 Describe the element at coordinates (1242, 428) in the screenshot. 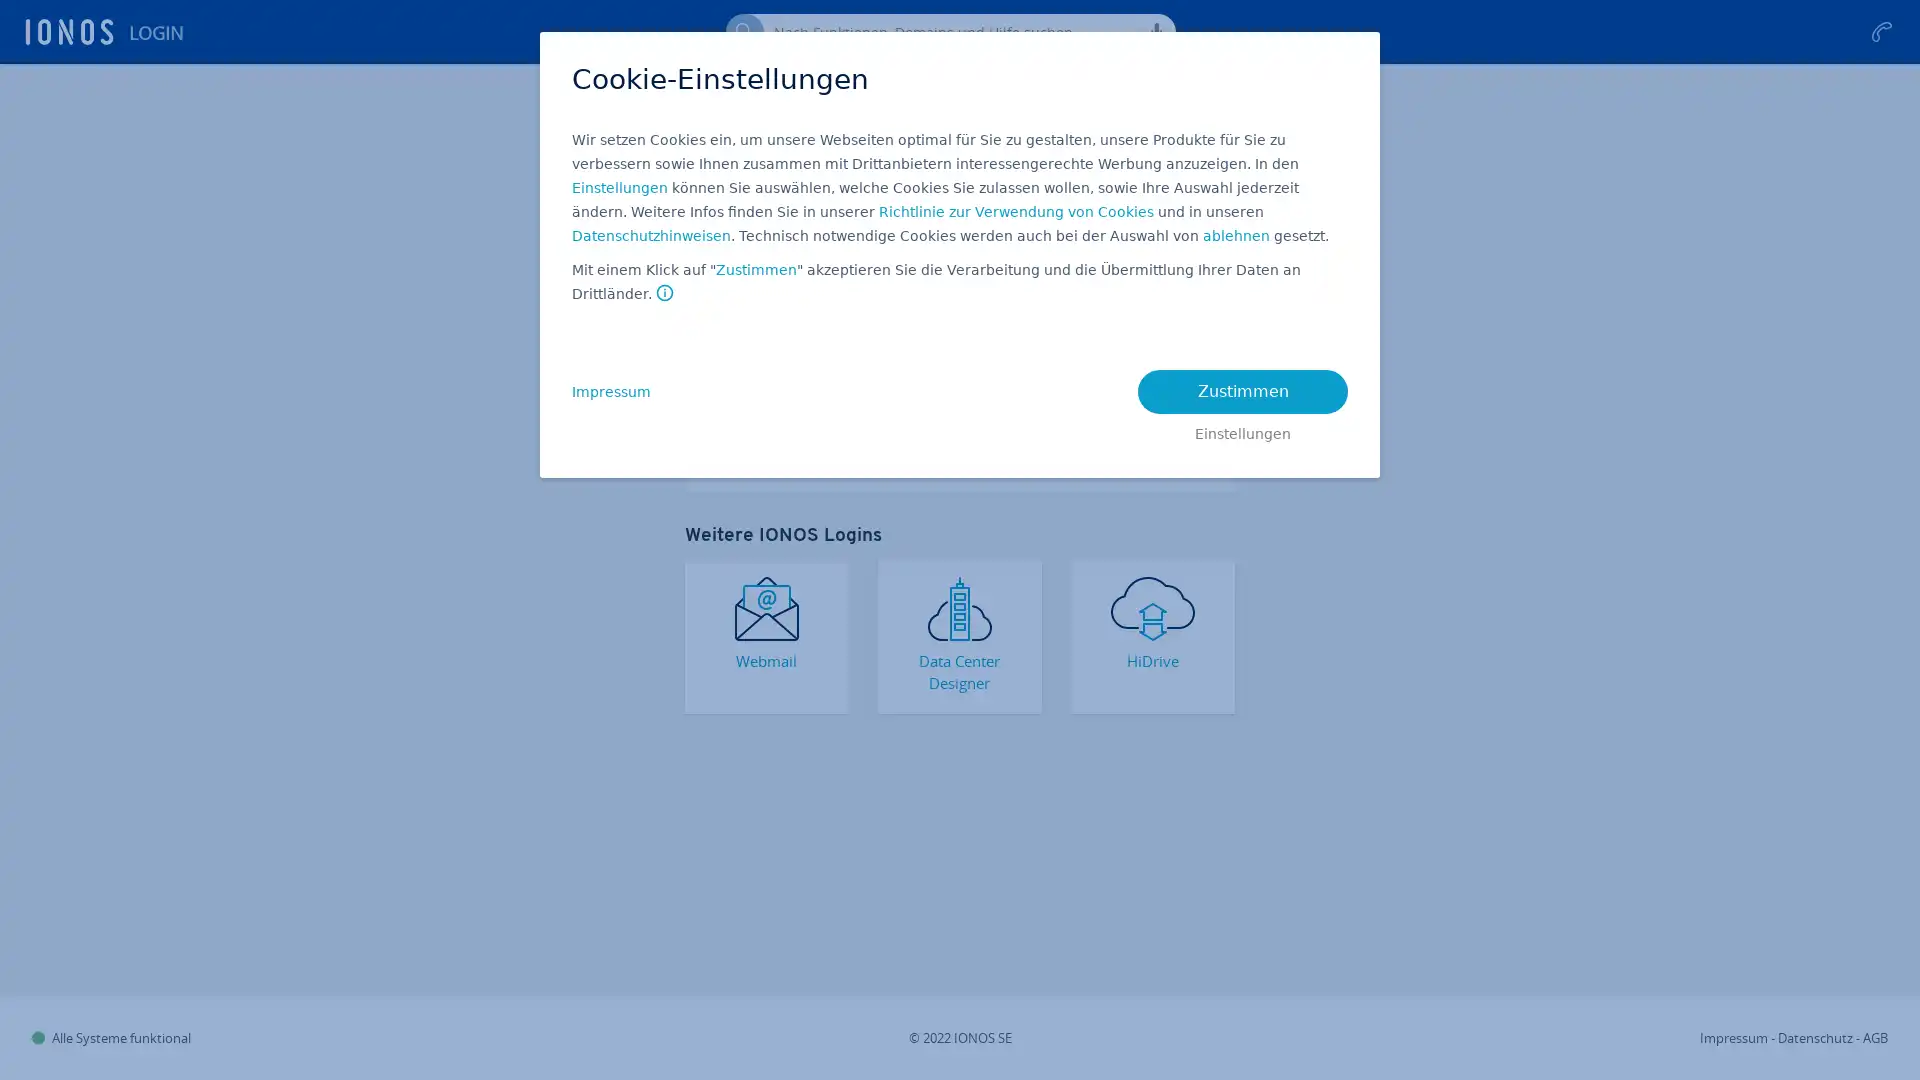

I see `Einstellungen` at that location.